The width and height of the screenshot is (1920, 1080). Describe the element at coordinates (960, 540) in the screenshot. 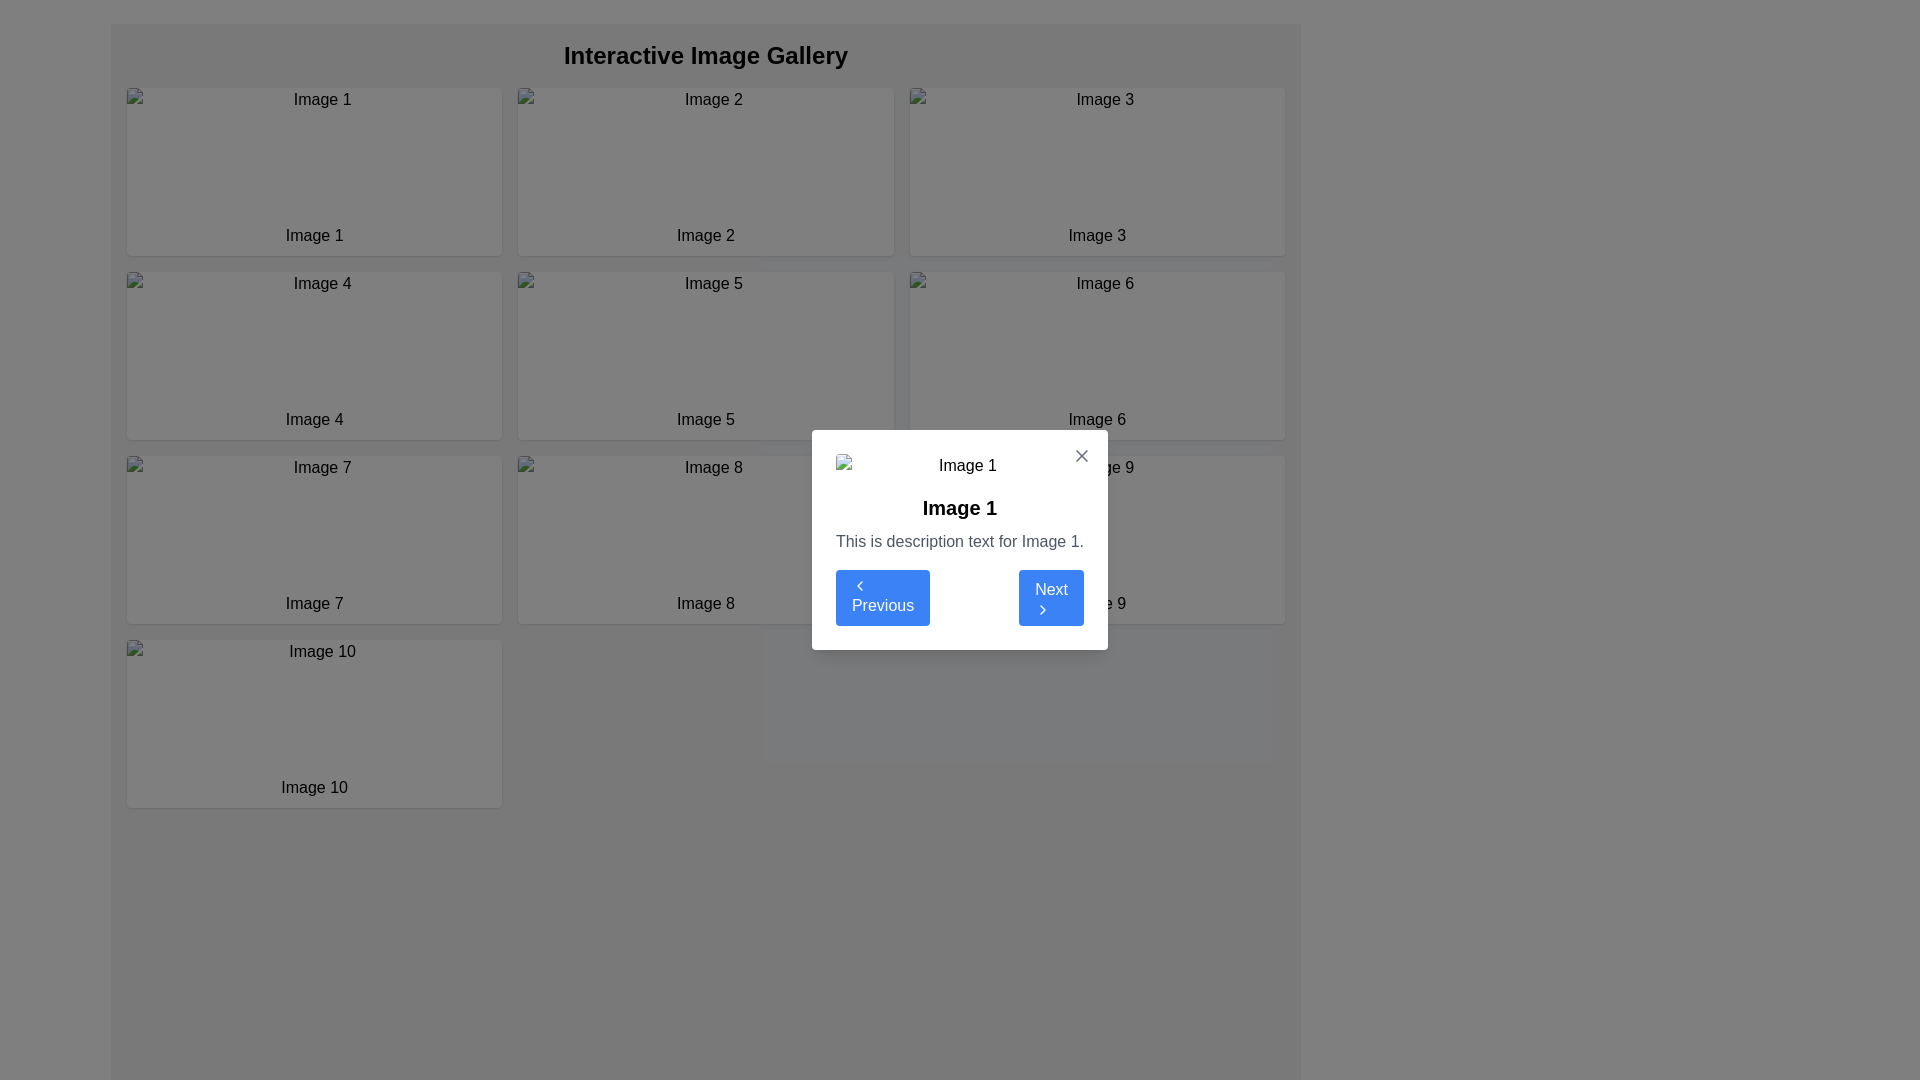

I see `description displayed in the interactive dialog box that provides additional details about 'Image 1'` at that location.